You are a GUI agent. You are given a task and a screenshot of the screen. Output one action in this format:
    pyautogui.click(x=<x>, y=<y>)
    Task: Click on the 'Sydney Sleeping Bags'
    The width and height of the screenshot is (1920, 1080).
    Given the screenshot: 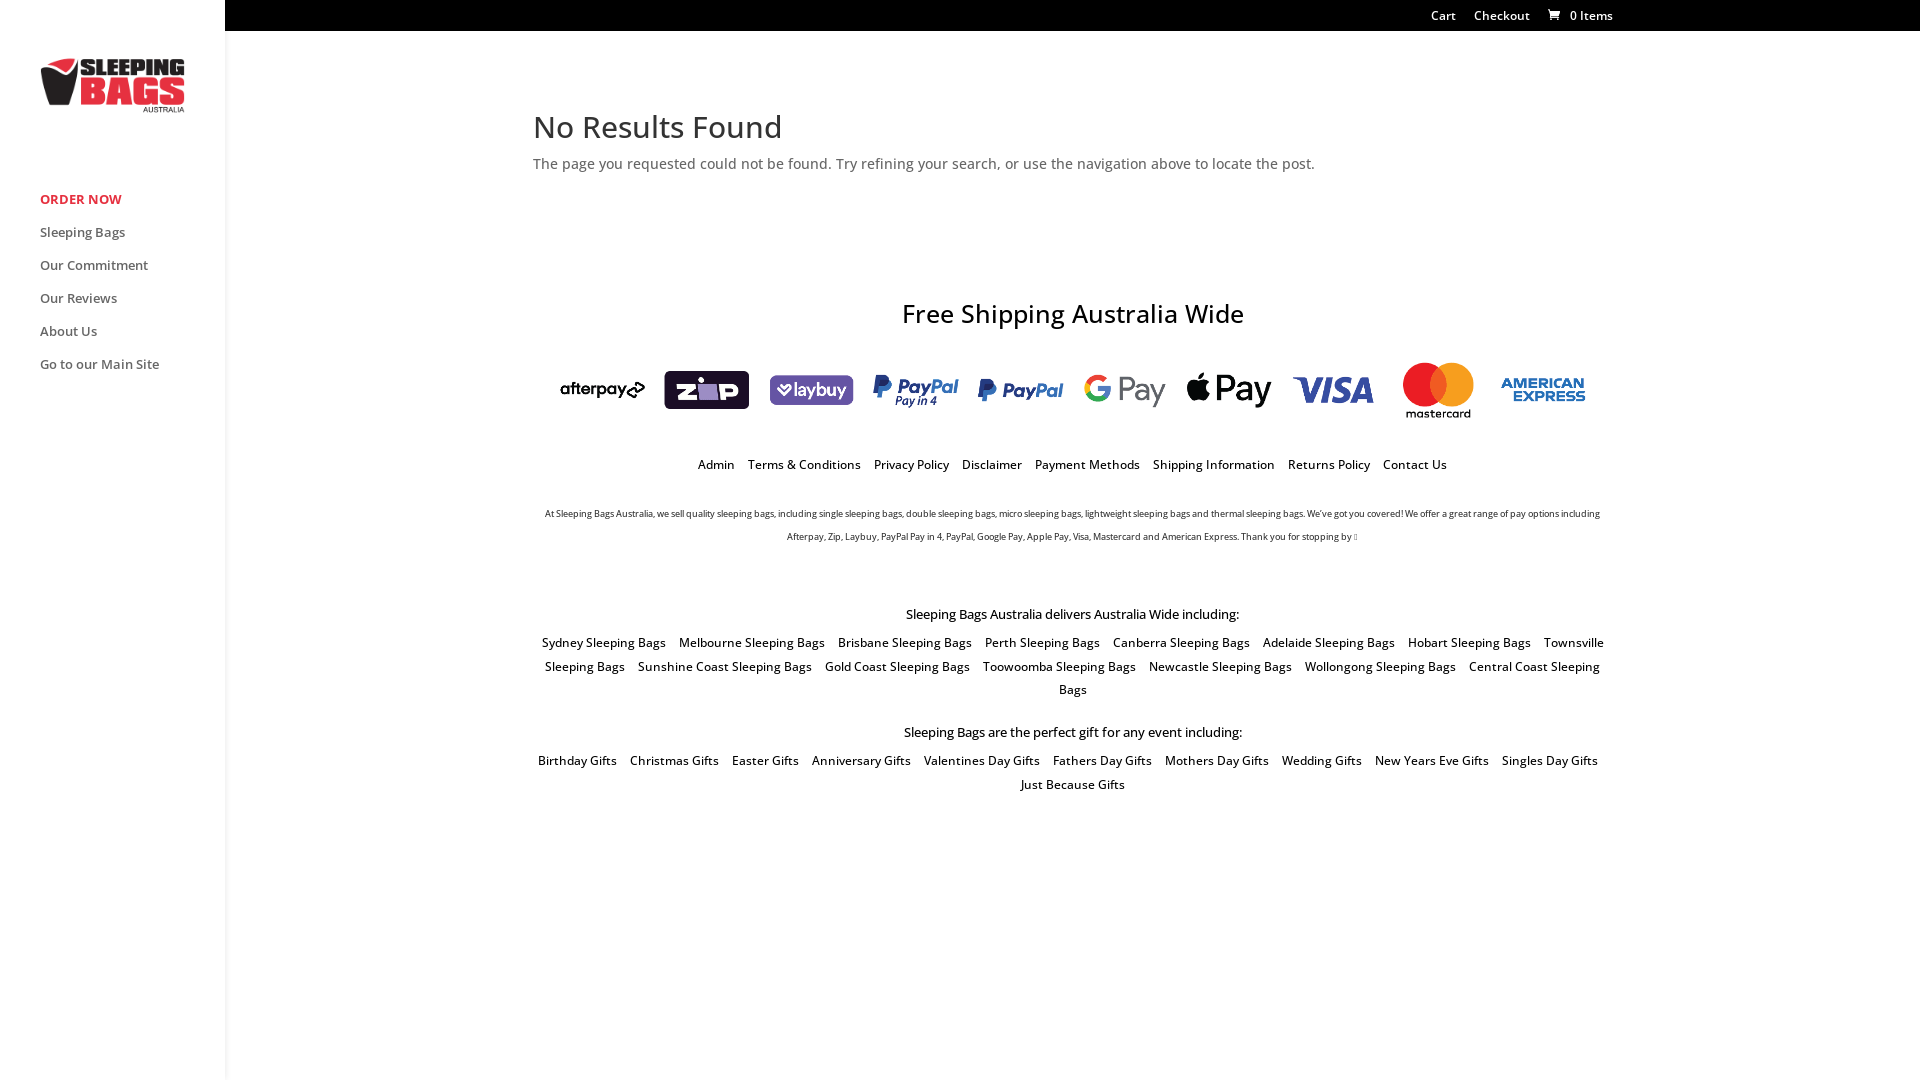 What is the action you would take?
    pyautogui.click(x=603, y=642)
    